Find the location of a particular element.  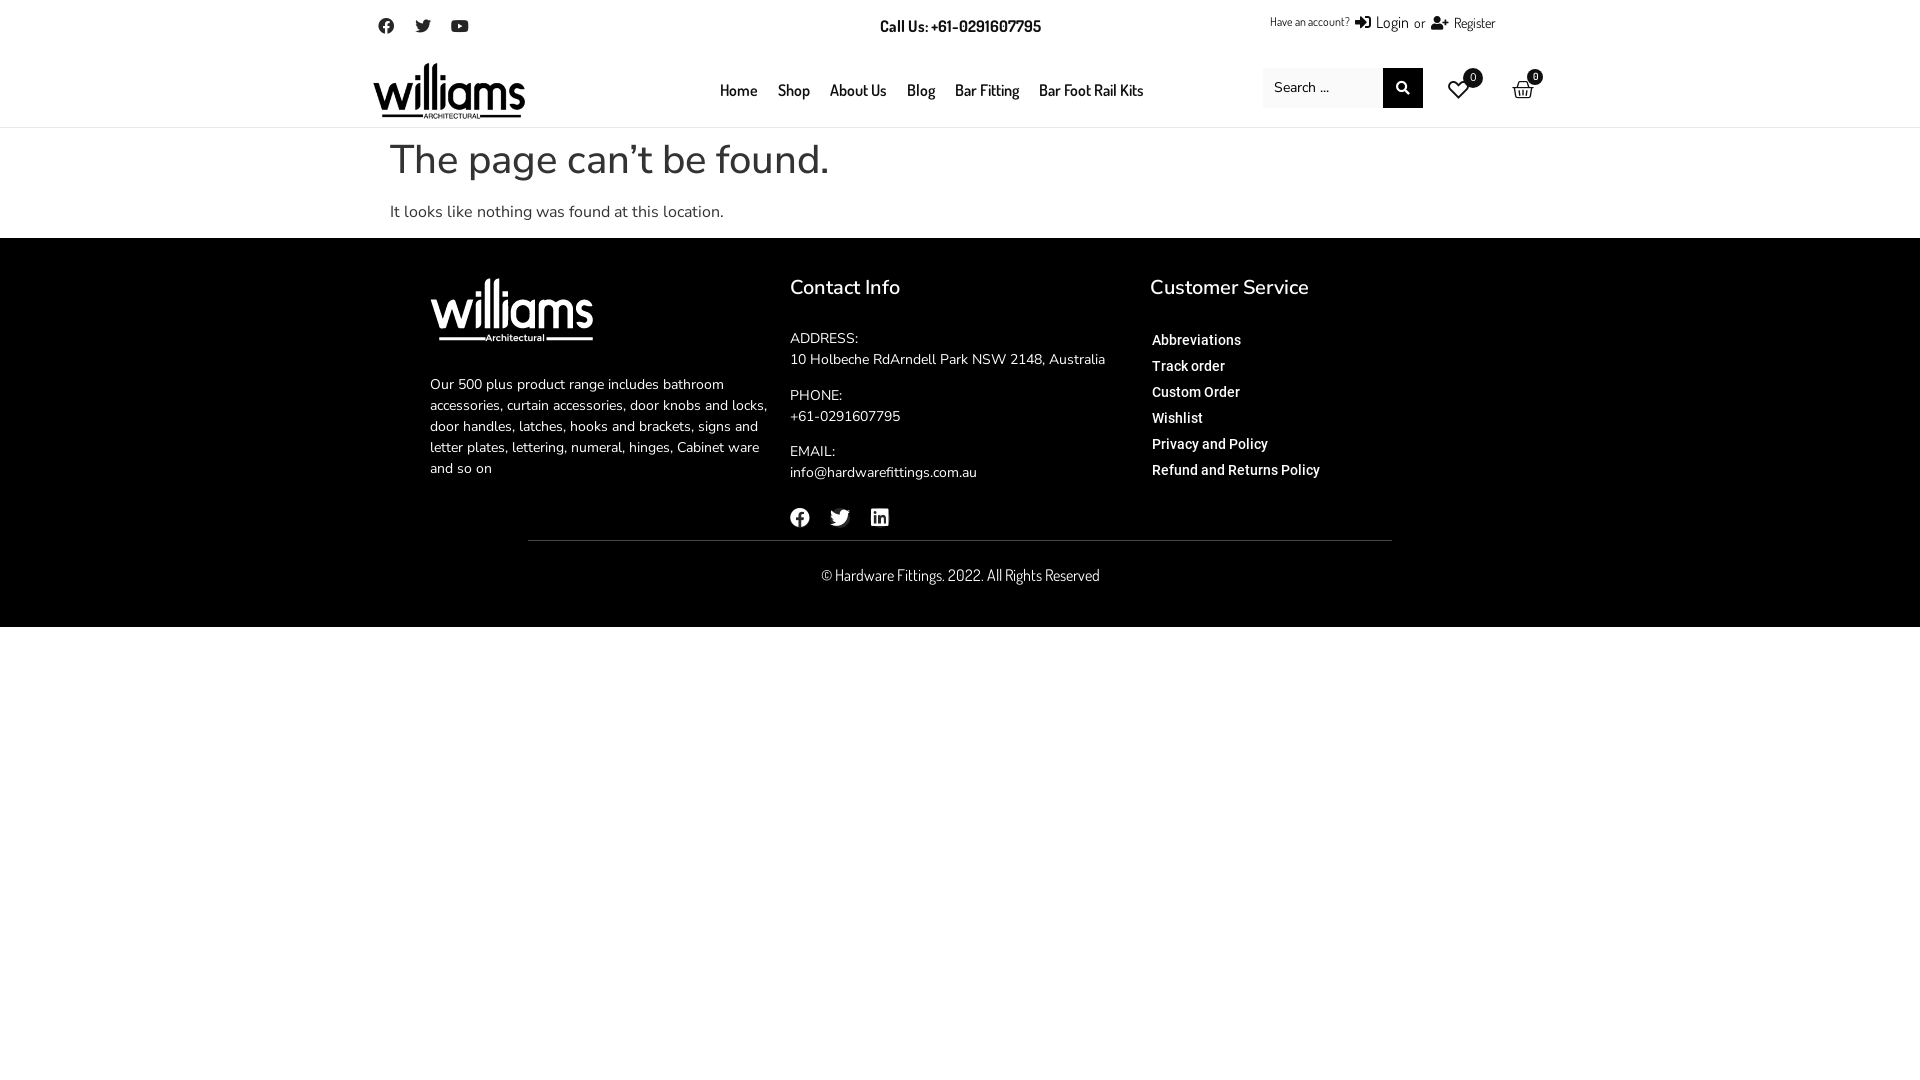

'Blog' is located at coordinates (920, 87).